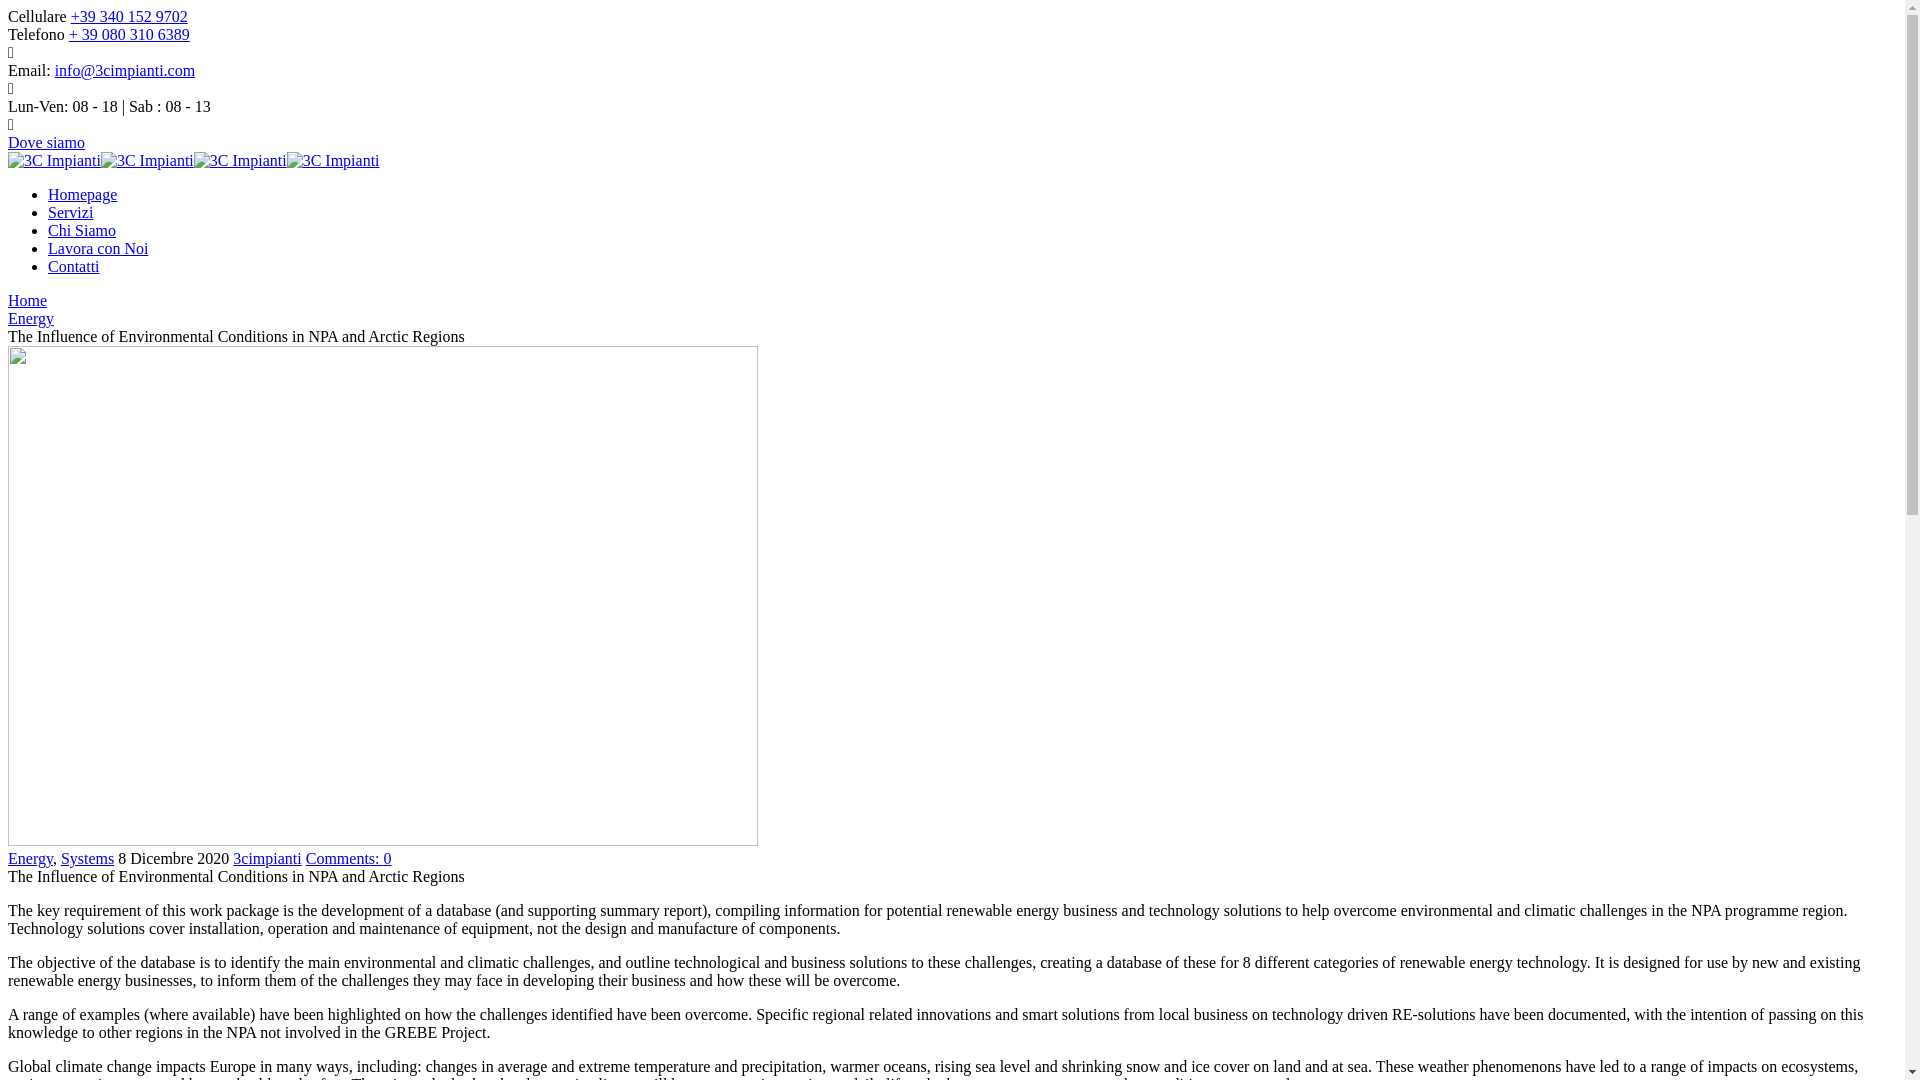  I want to click on 'Systems', so click(86, 857).